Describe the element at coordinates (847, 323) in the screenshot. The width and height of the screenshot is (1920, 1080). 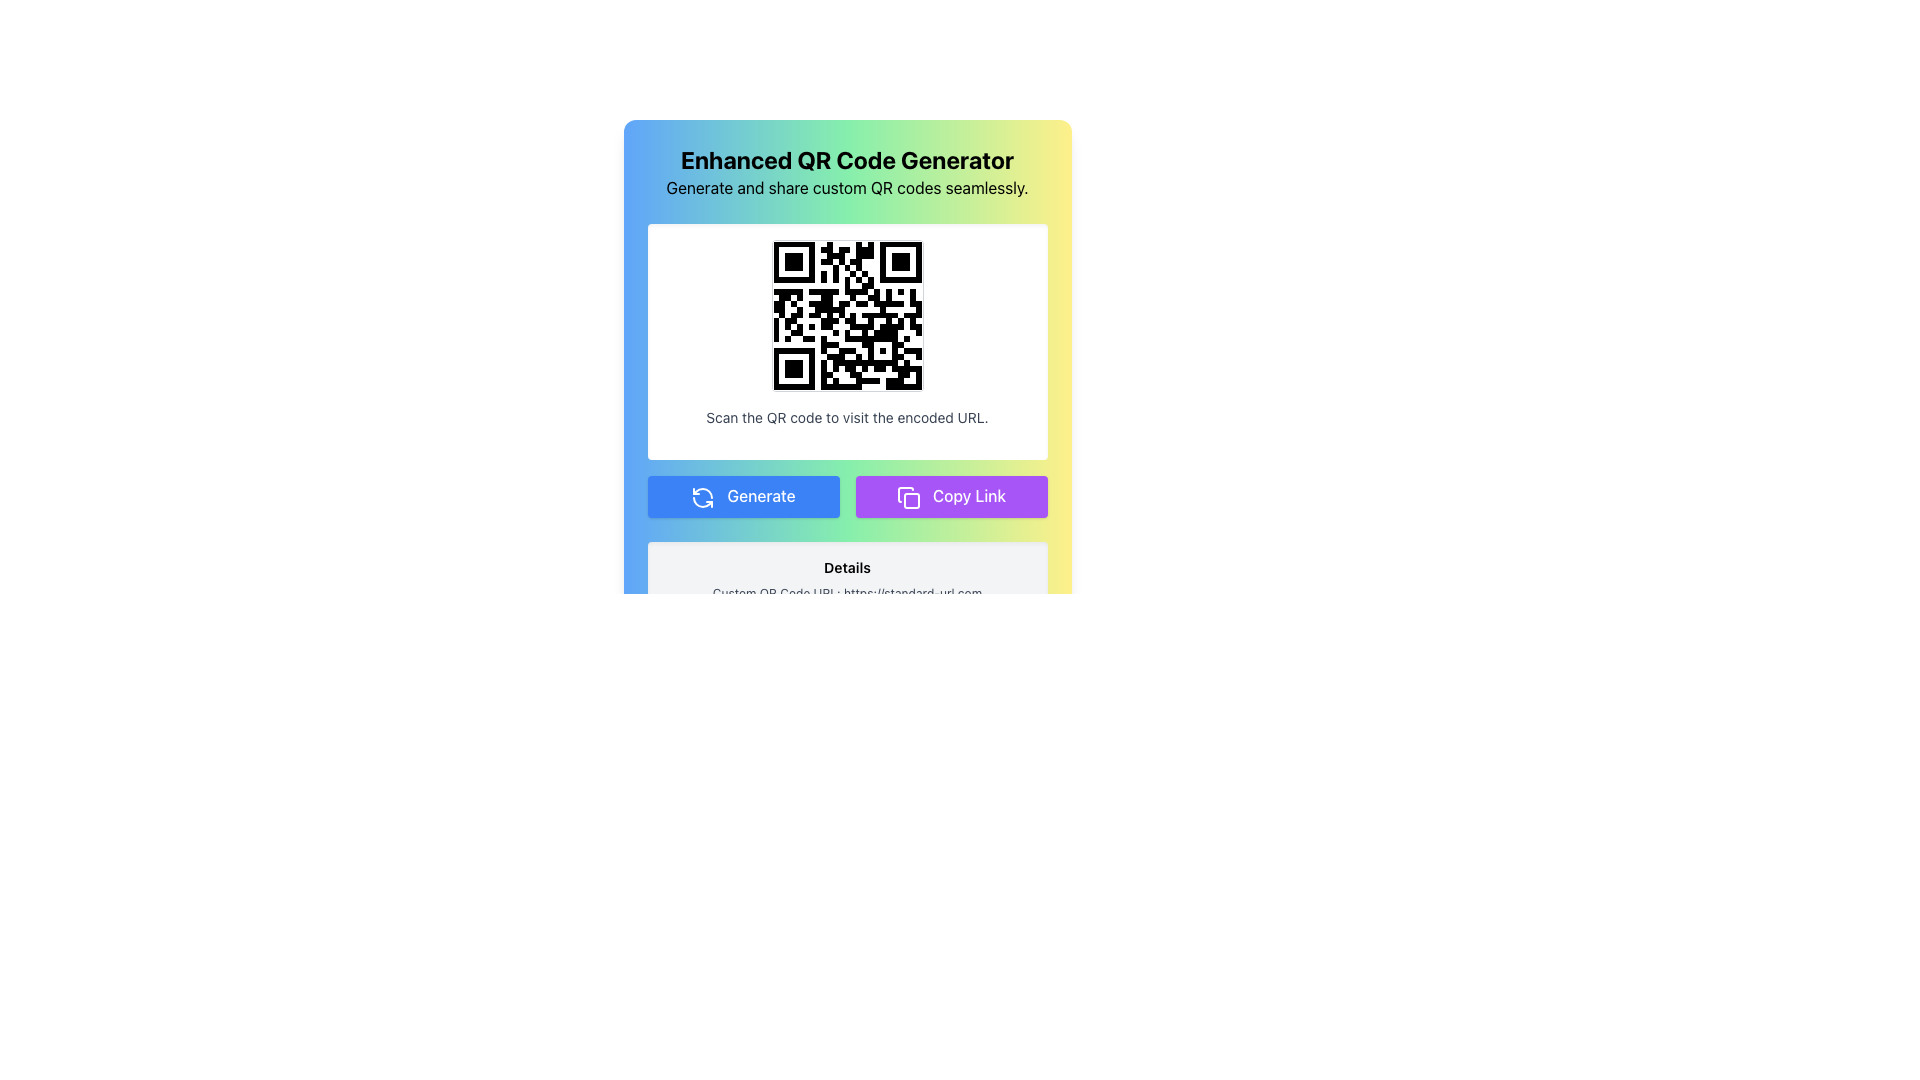
I see `the scannable QR code image located centrally within the colored section of the enhanced QR code generator interface, which is positioned directly below the title and description text` at that location.